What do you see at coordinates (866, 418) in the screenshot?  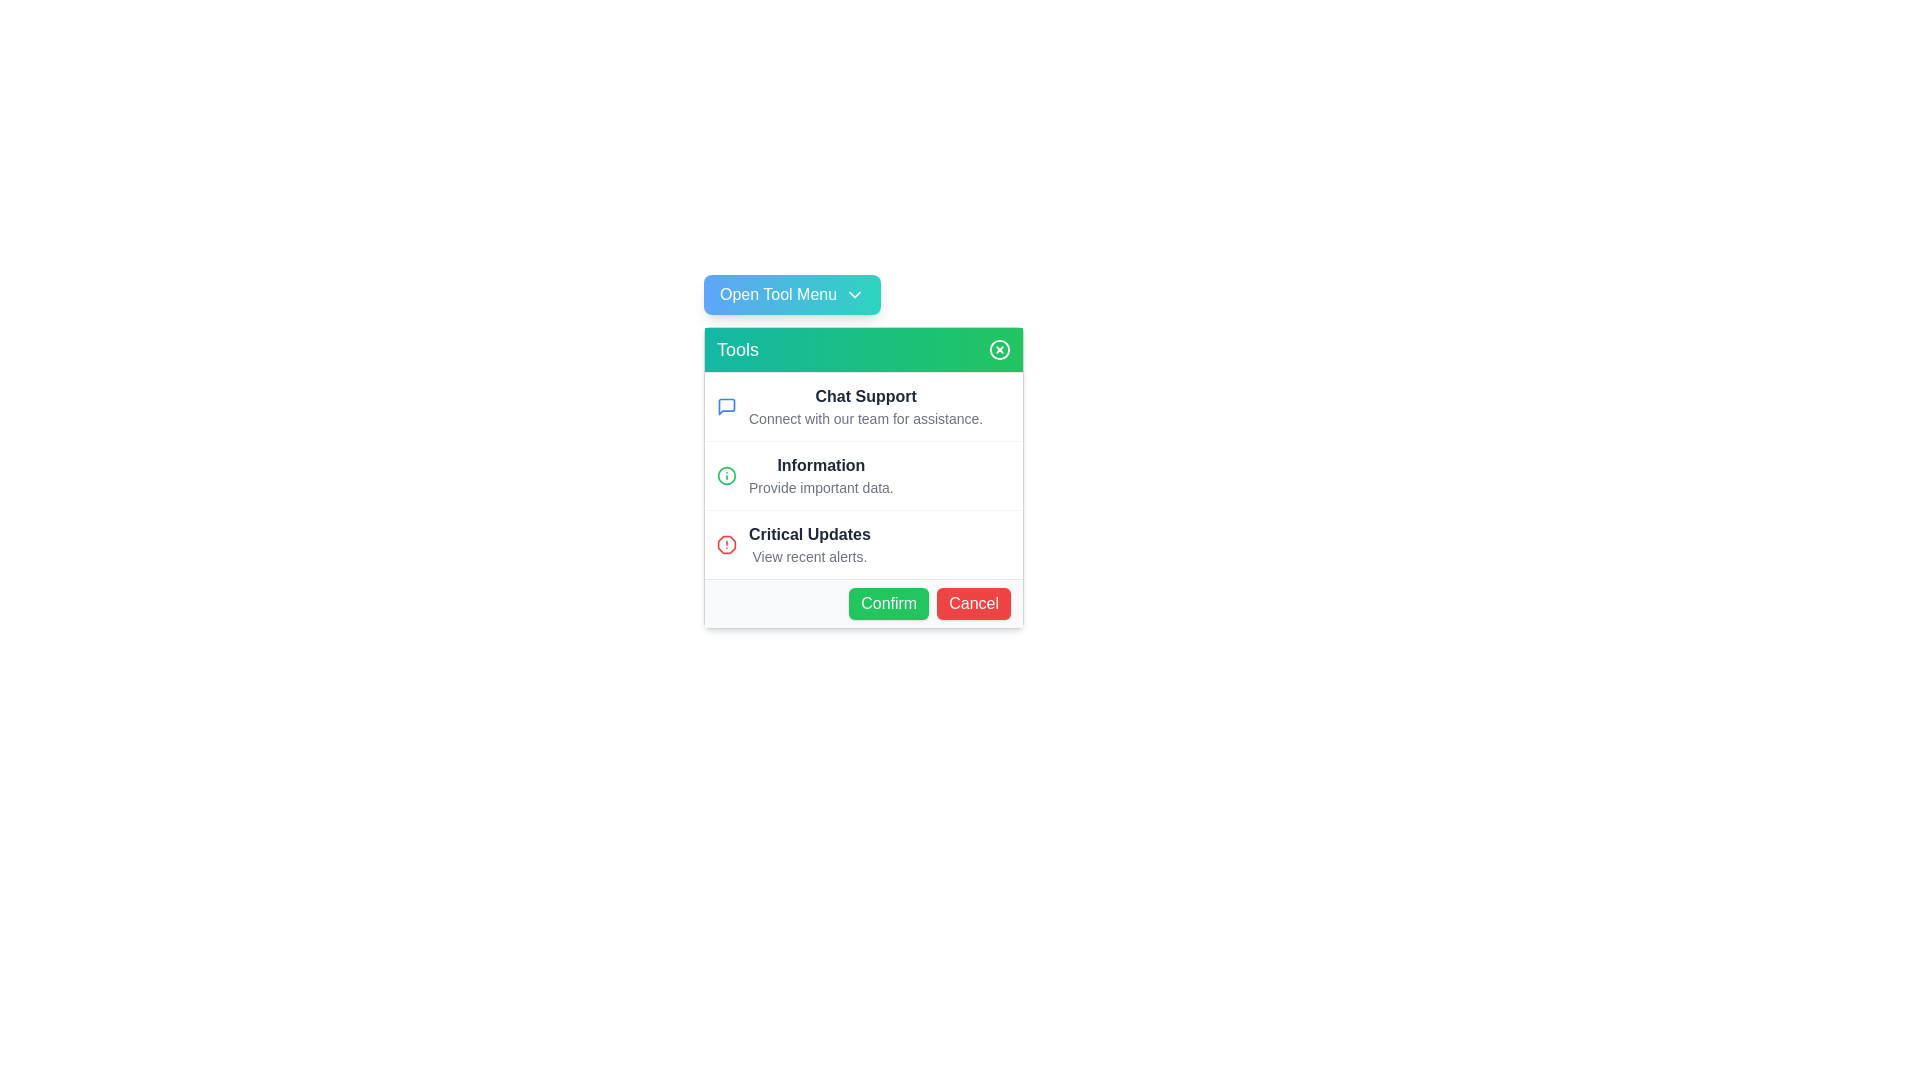 I see `the static text label displaying 'Connect with our team for assistance.' located beneath the 'Chat Support' title in the green 'Tools' panel` at bounding box center [866, 418].